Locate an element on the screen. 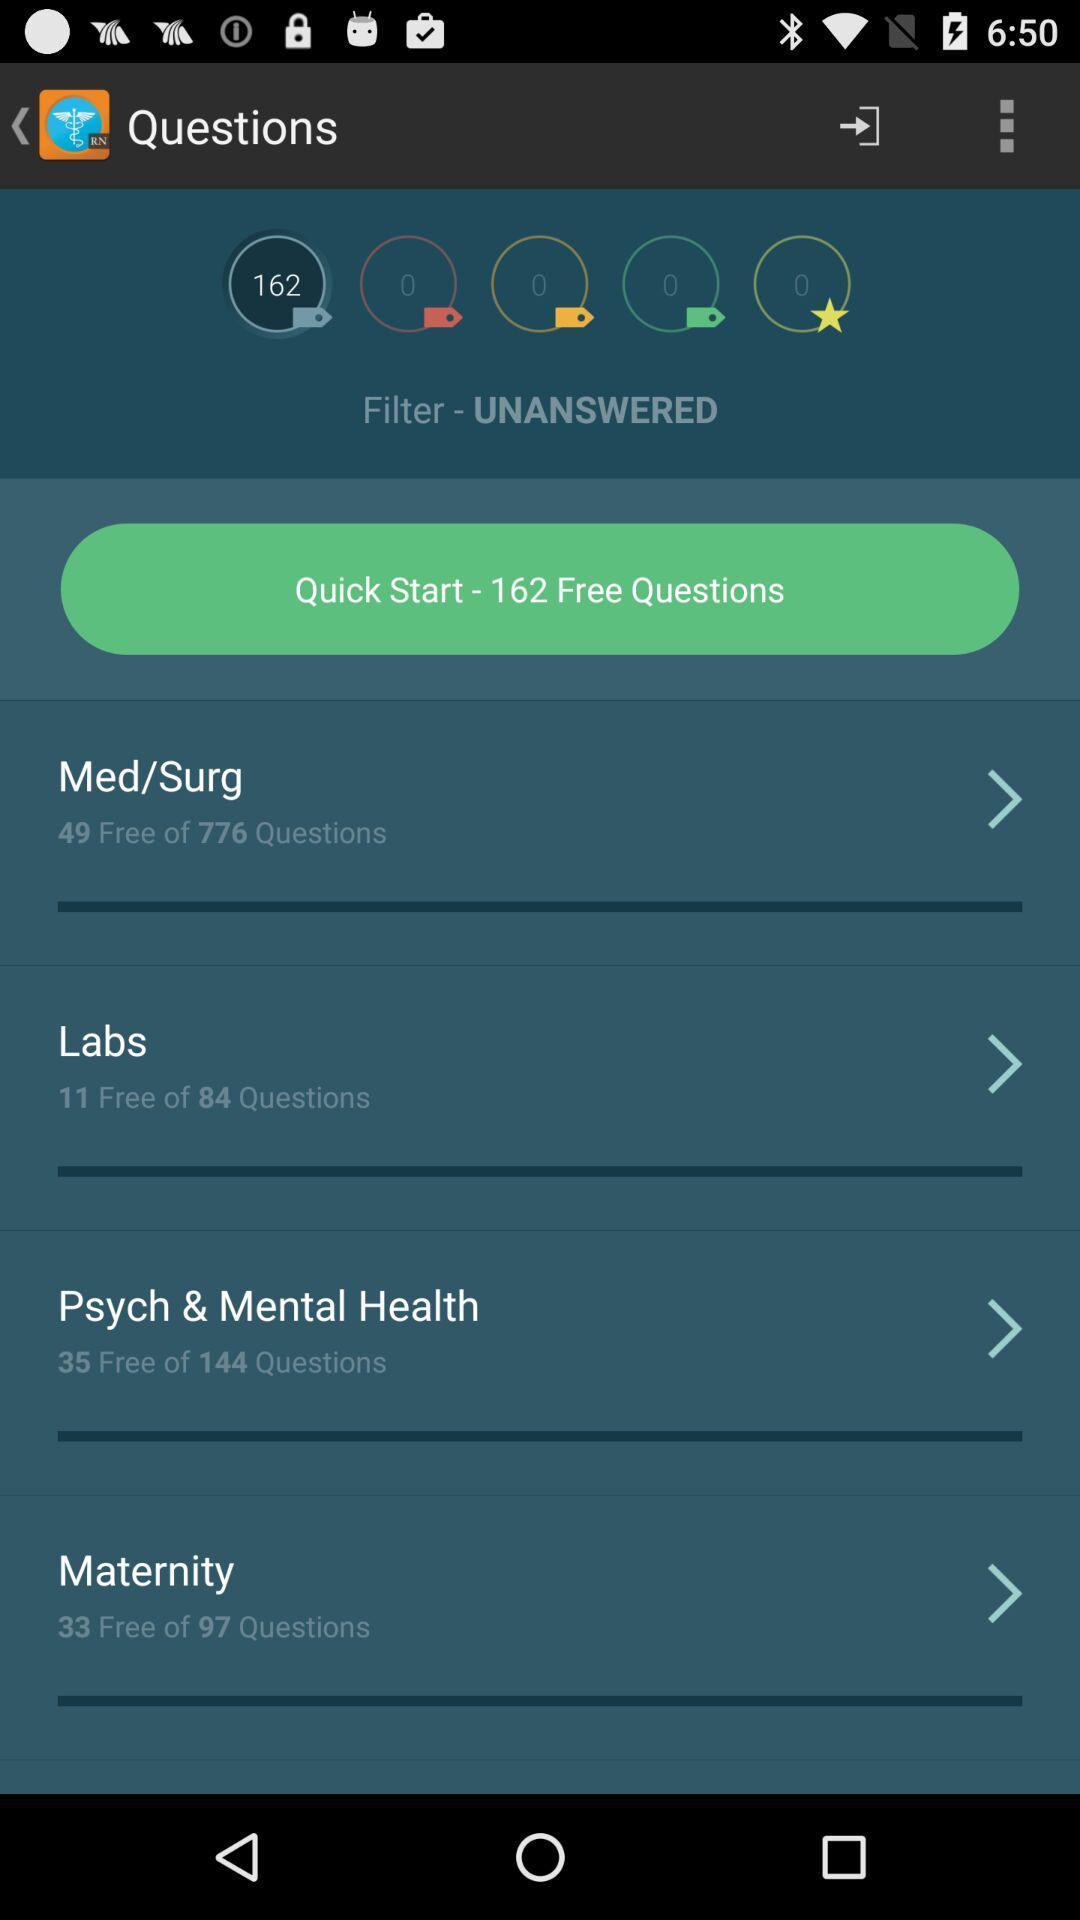  the item above 11 free of icon is located at coordinates (102, 1039).